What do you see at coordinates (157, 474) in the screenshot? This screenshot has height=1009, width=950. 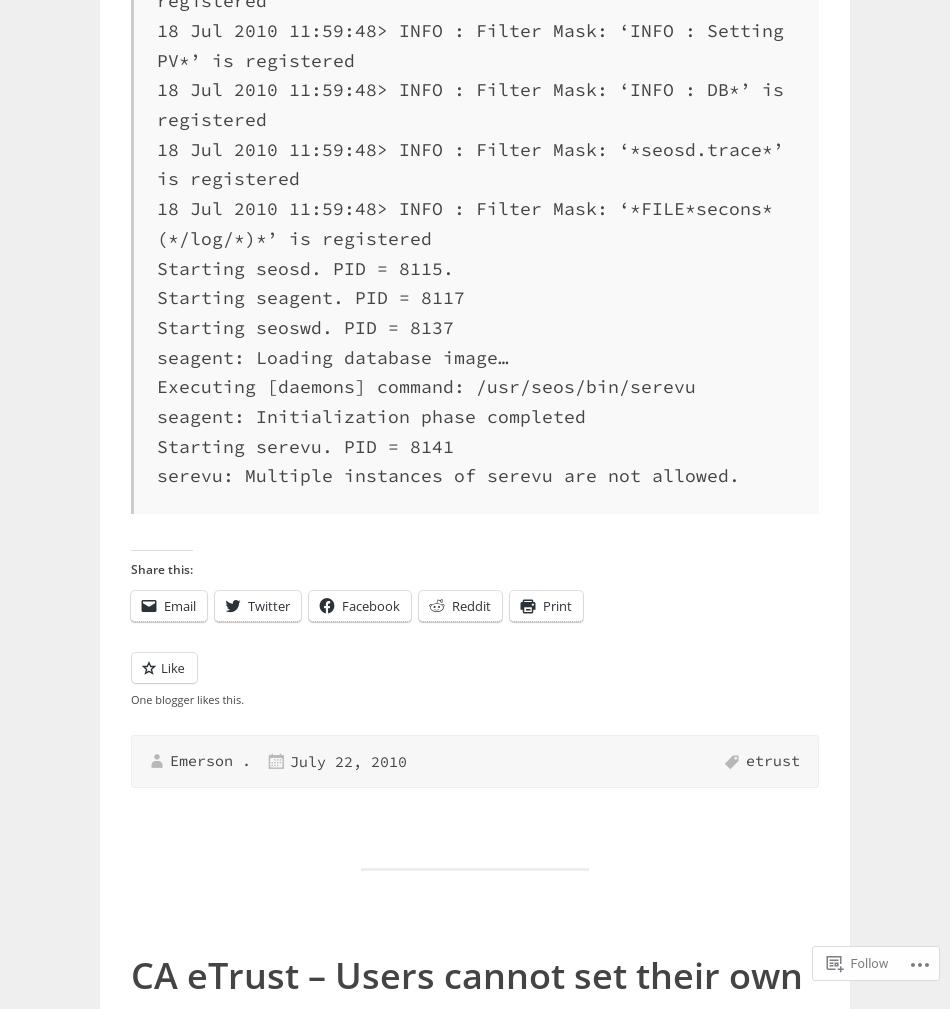 I see `'serevu: Multiple instances of serevu are not allowed.'` at bounding box center [157, 474].